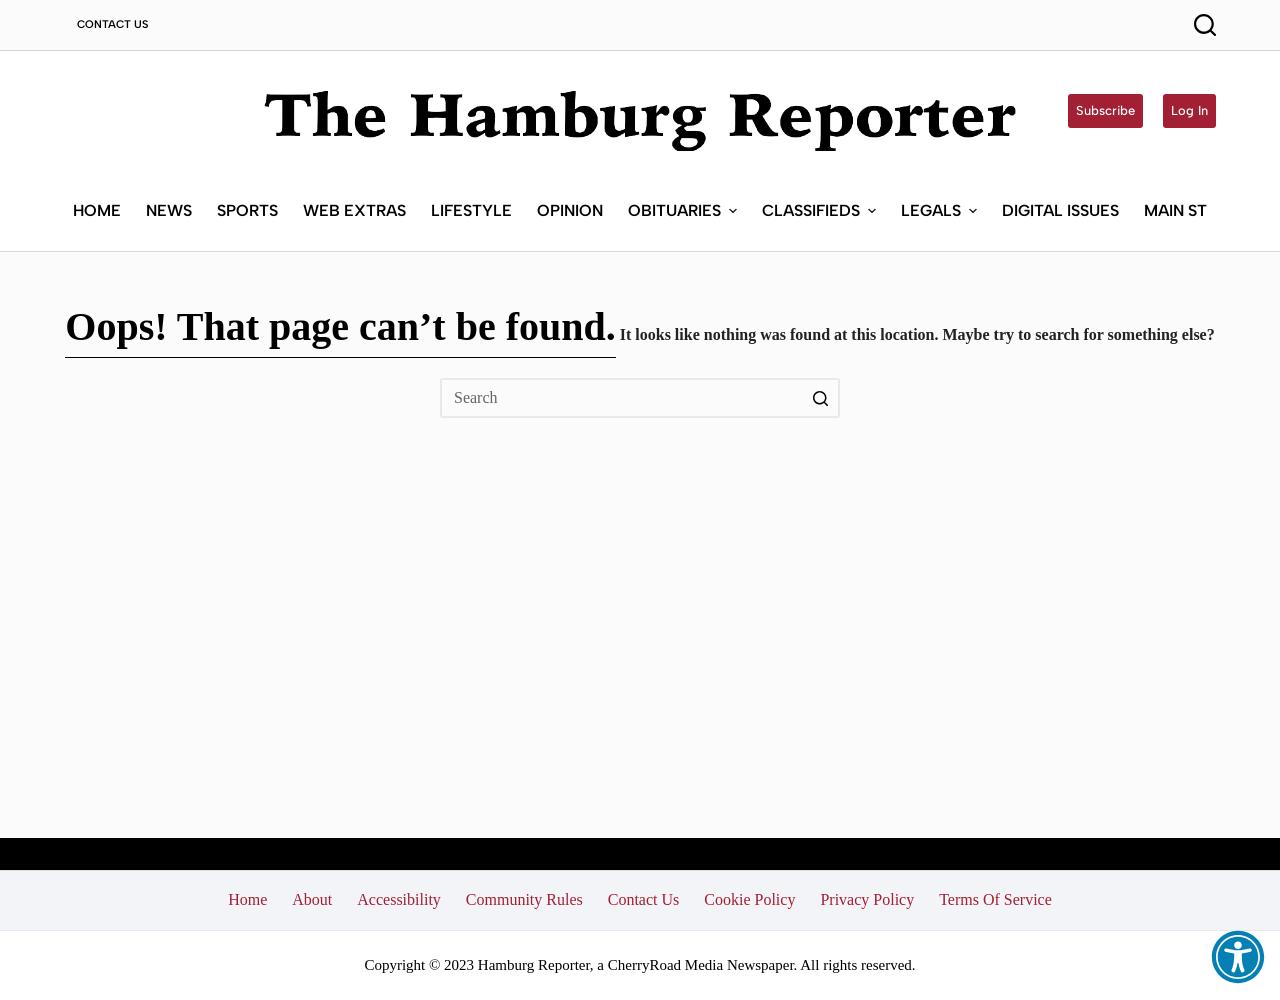 Image resolution: width=1280 pixels, height=1000 pixels. What do you see at coordinates (245, 208) in the screenshot?
I see `'Sports'` at bounding box center [245, 208].